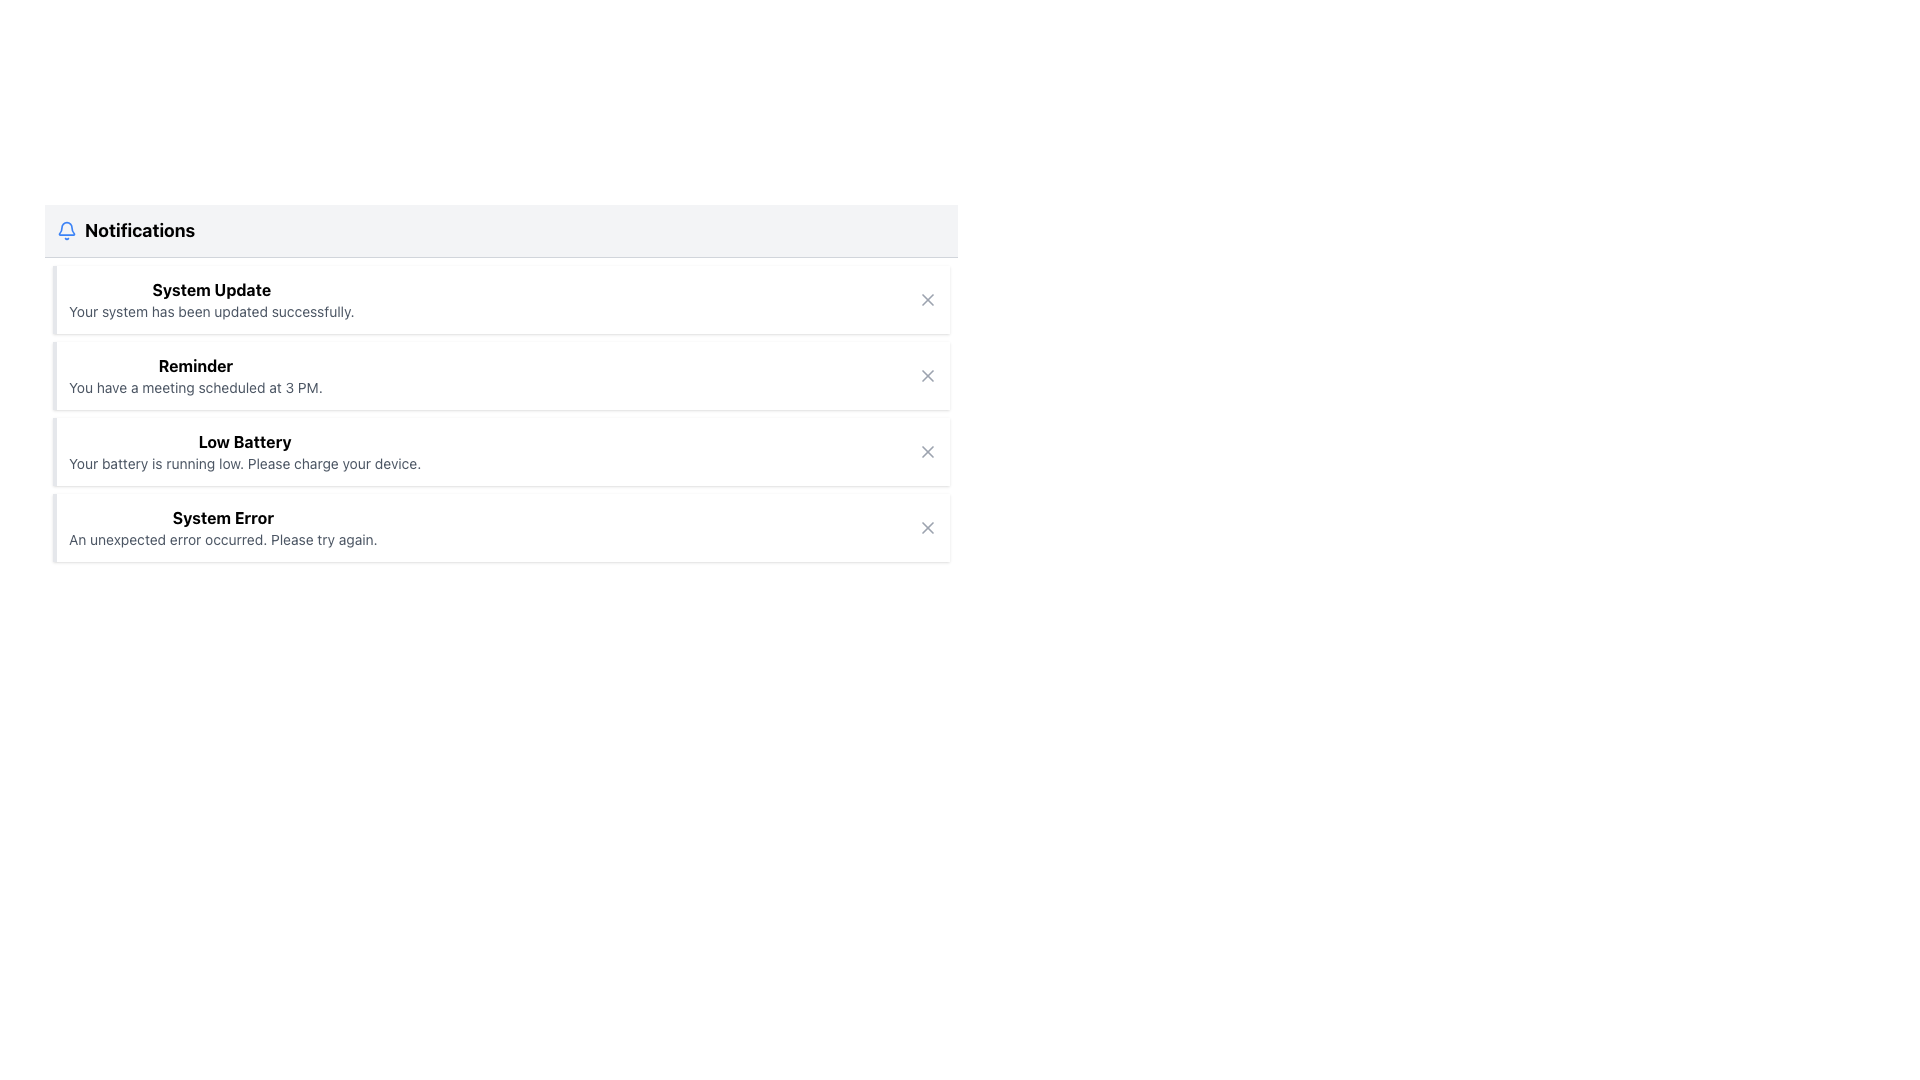 Image resolution: width=1920 pixels, height=1080 pixels. I want to click on the close button located in the upper-right corner of the 'Reminder' notification to potentially display a tooltip, so click(926, 375).